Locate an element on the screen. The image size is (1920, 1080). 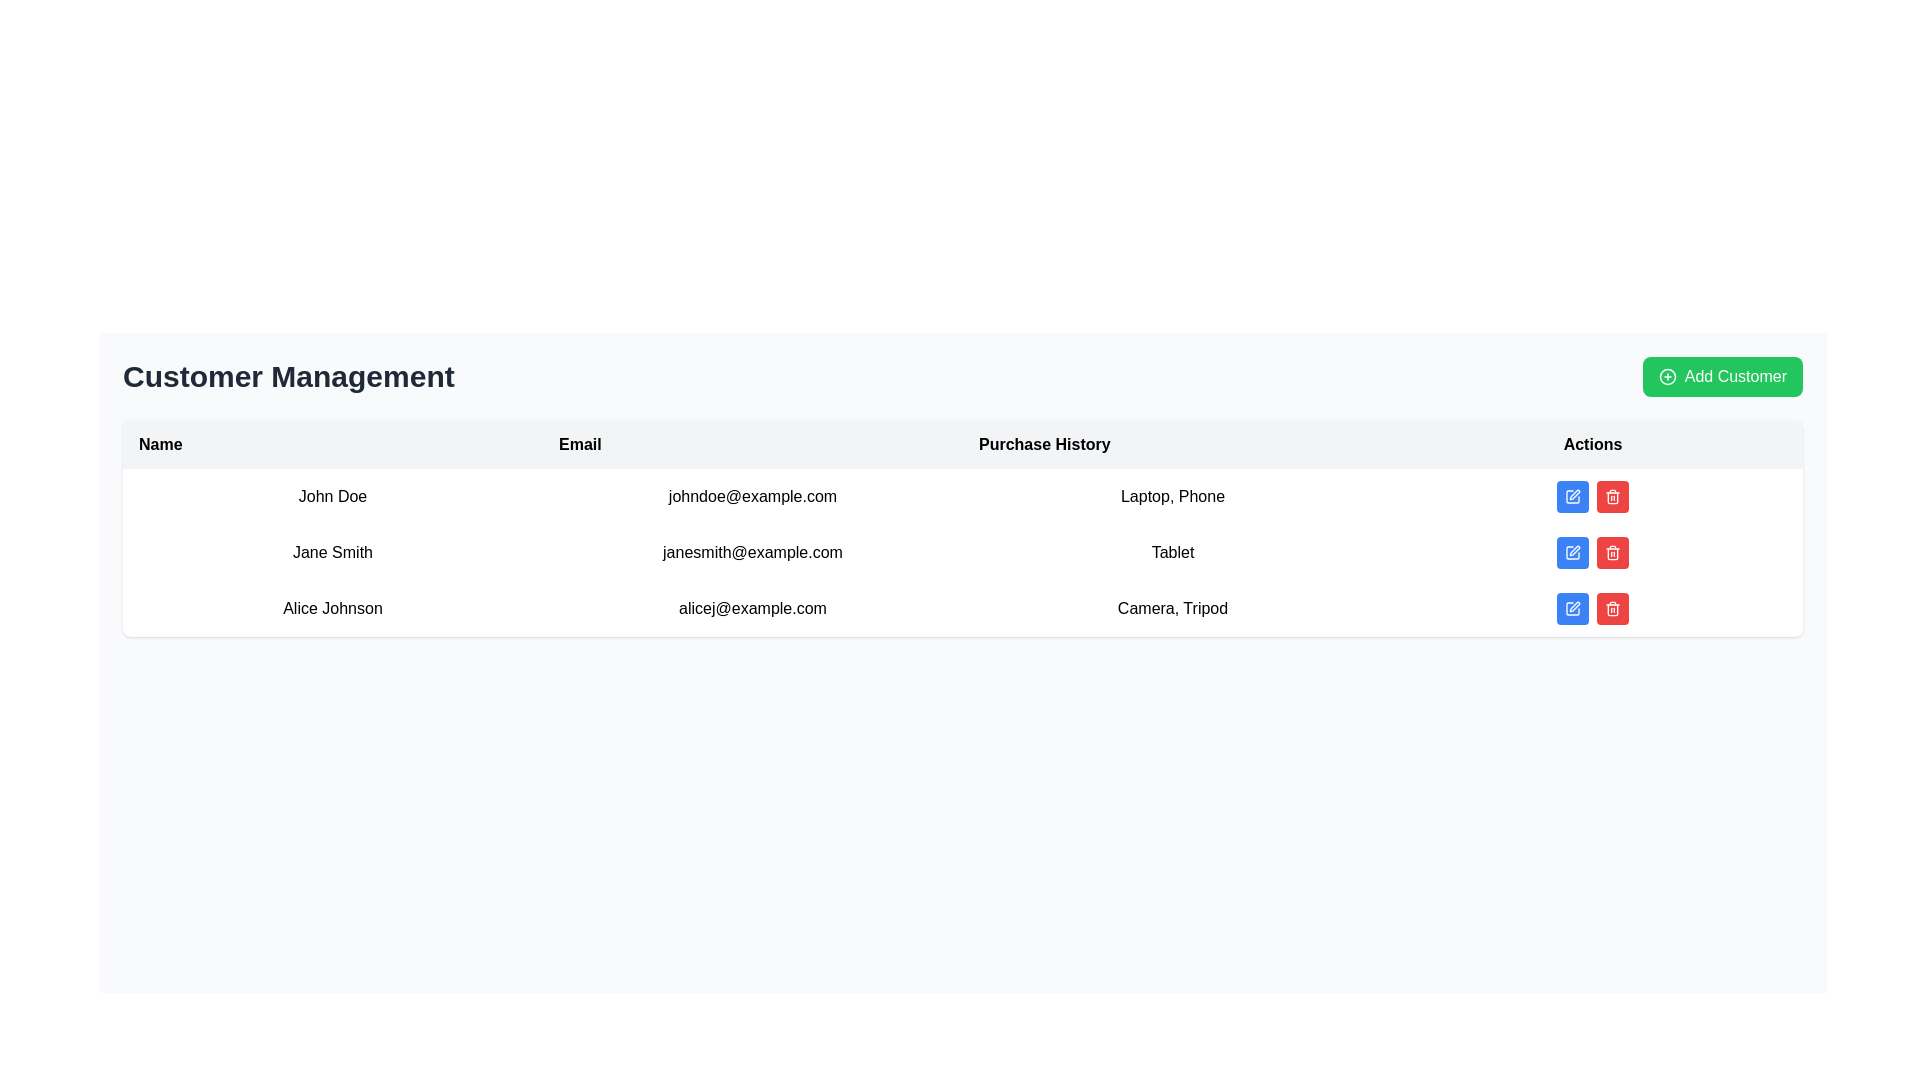
the red delete button in the actions column of the table for 'Jane Smith' is located at coordinates (1592, 552).